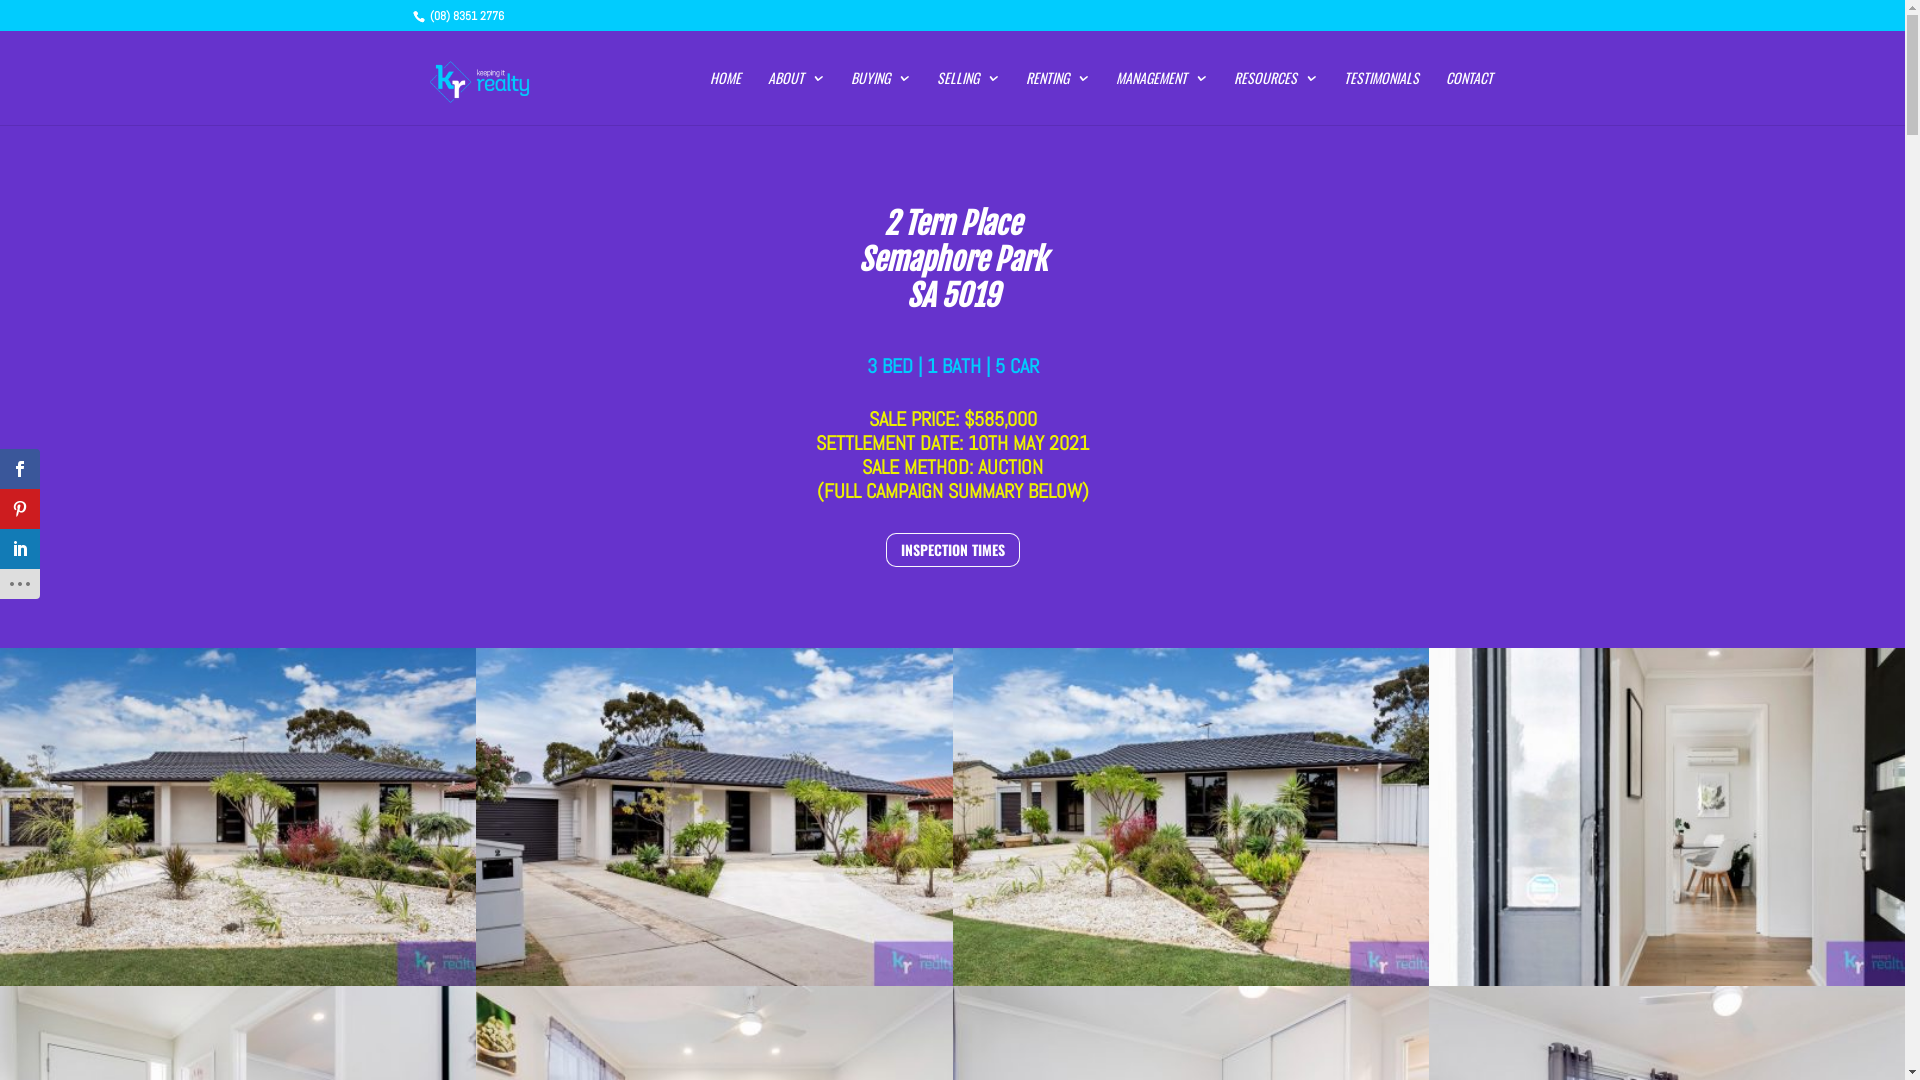 This screenshot has height=1080, width=1920. I want to click on '(08) 8351 2776', so click(463, 15).